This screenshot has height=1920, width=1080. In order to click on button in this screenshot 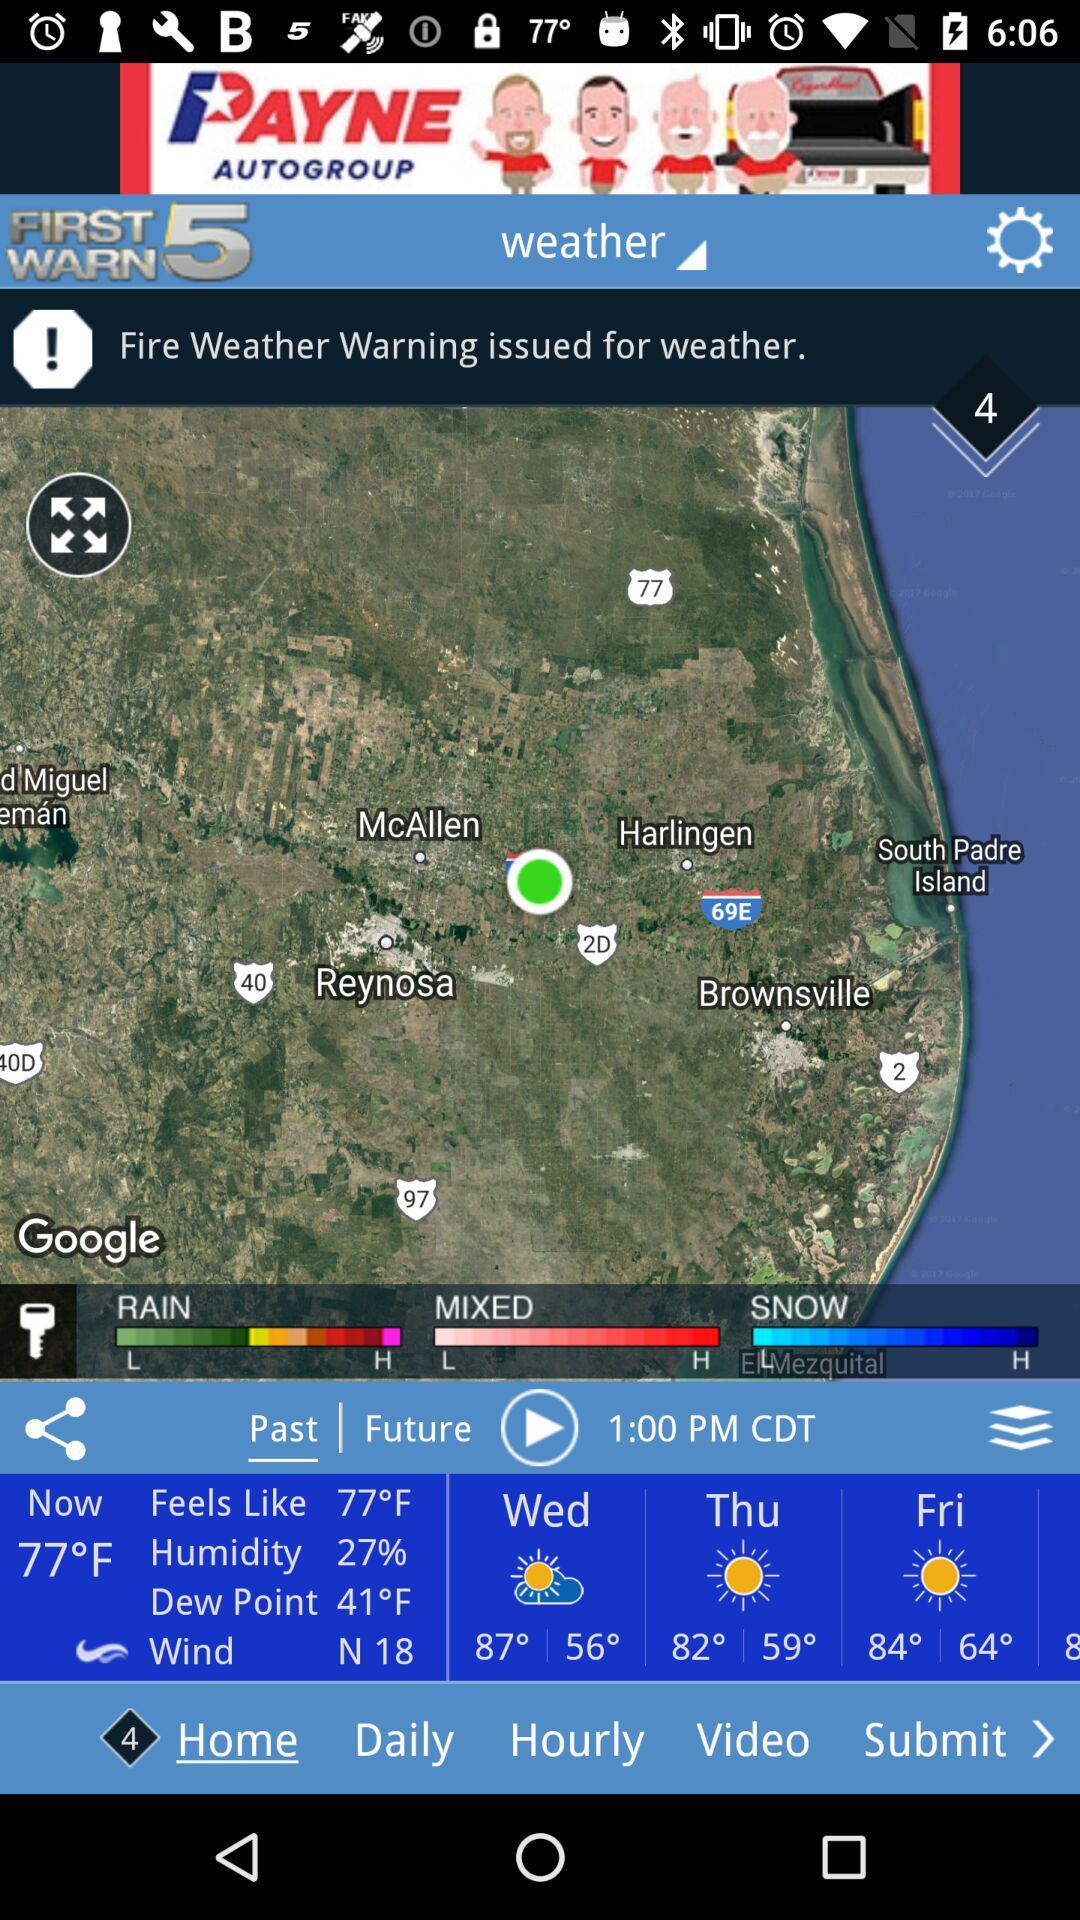, I will do `click(538, 1426)`.